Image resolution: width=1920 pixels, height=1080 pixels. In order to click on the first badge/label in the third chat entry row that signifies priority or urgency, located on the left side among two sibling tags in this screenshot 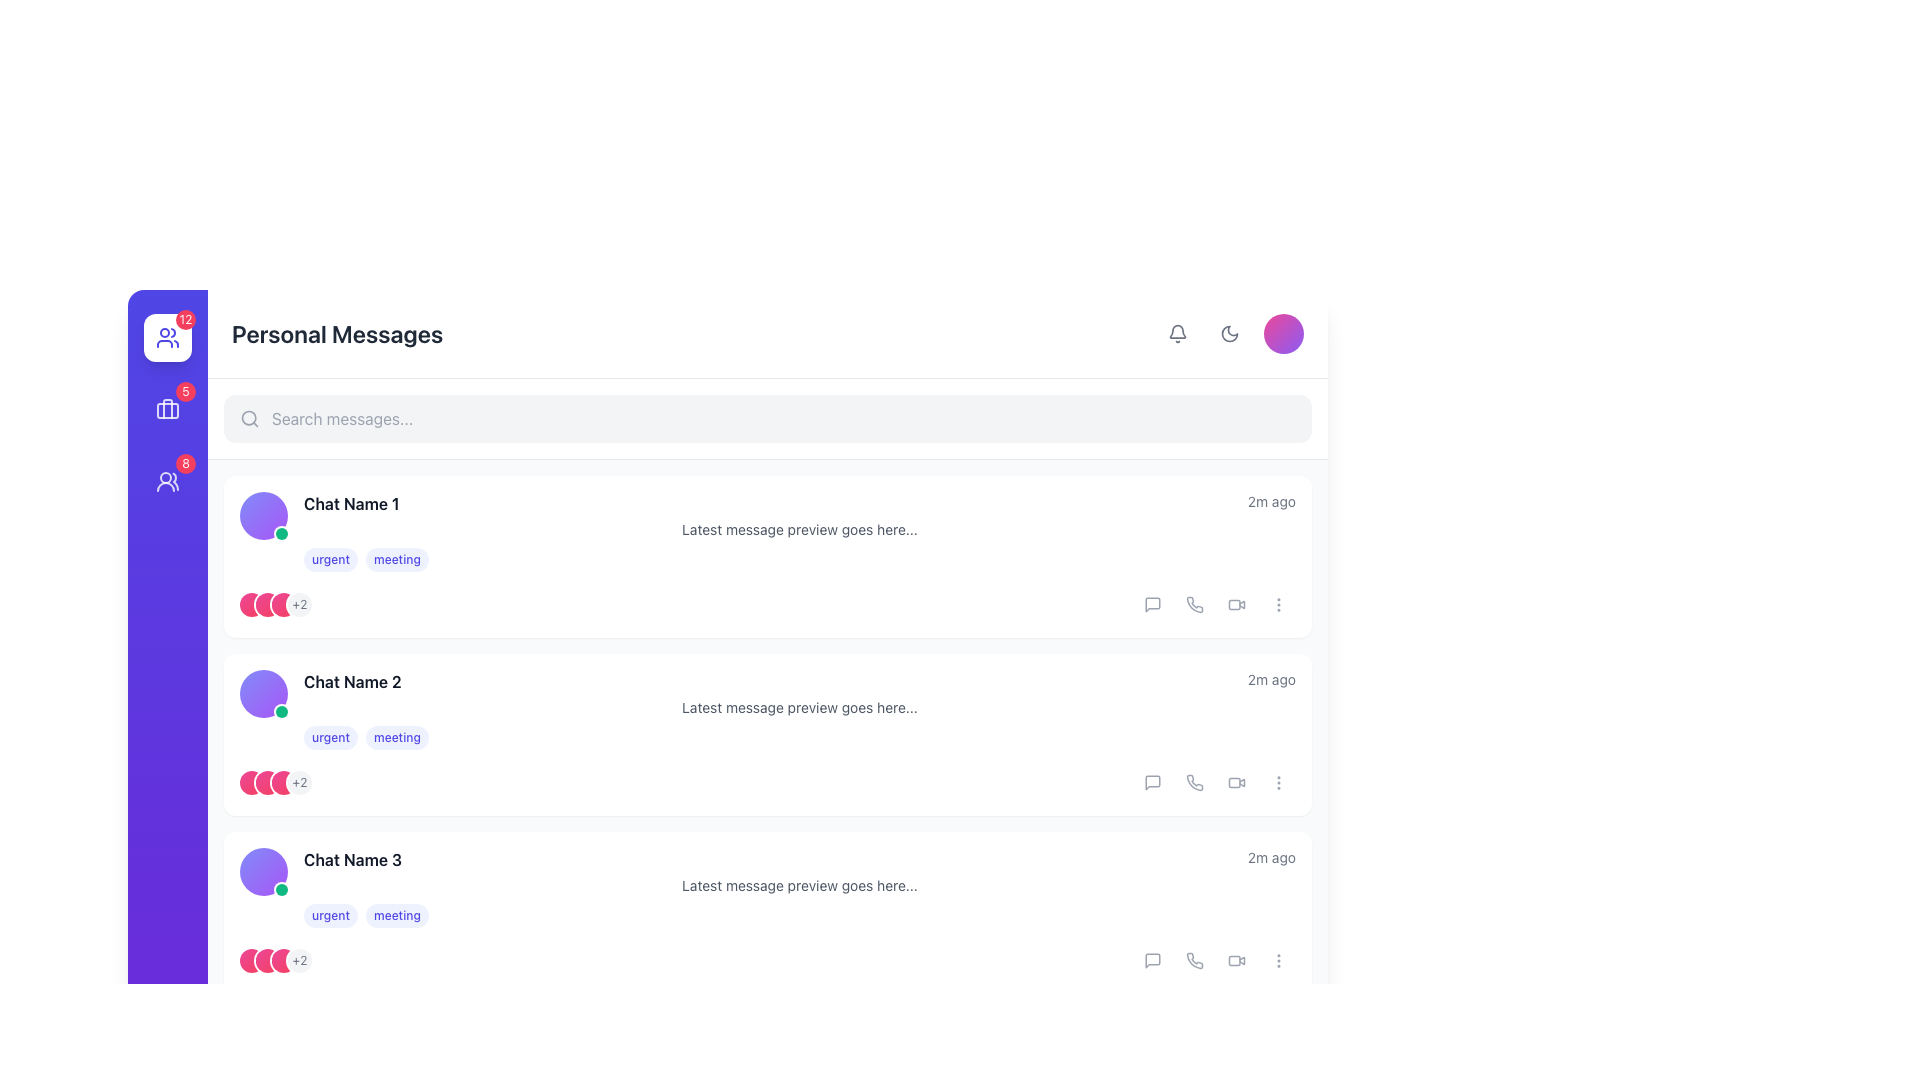, I will do `click(331, 915)`.